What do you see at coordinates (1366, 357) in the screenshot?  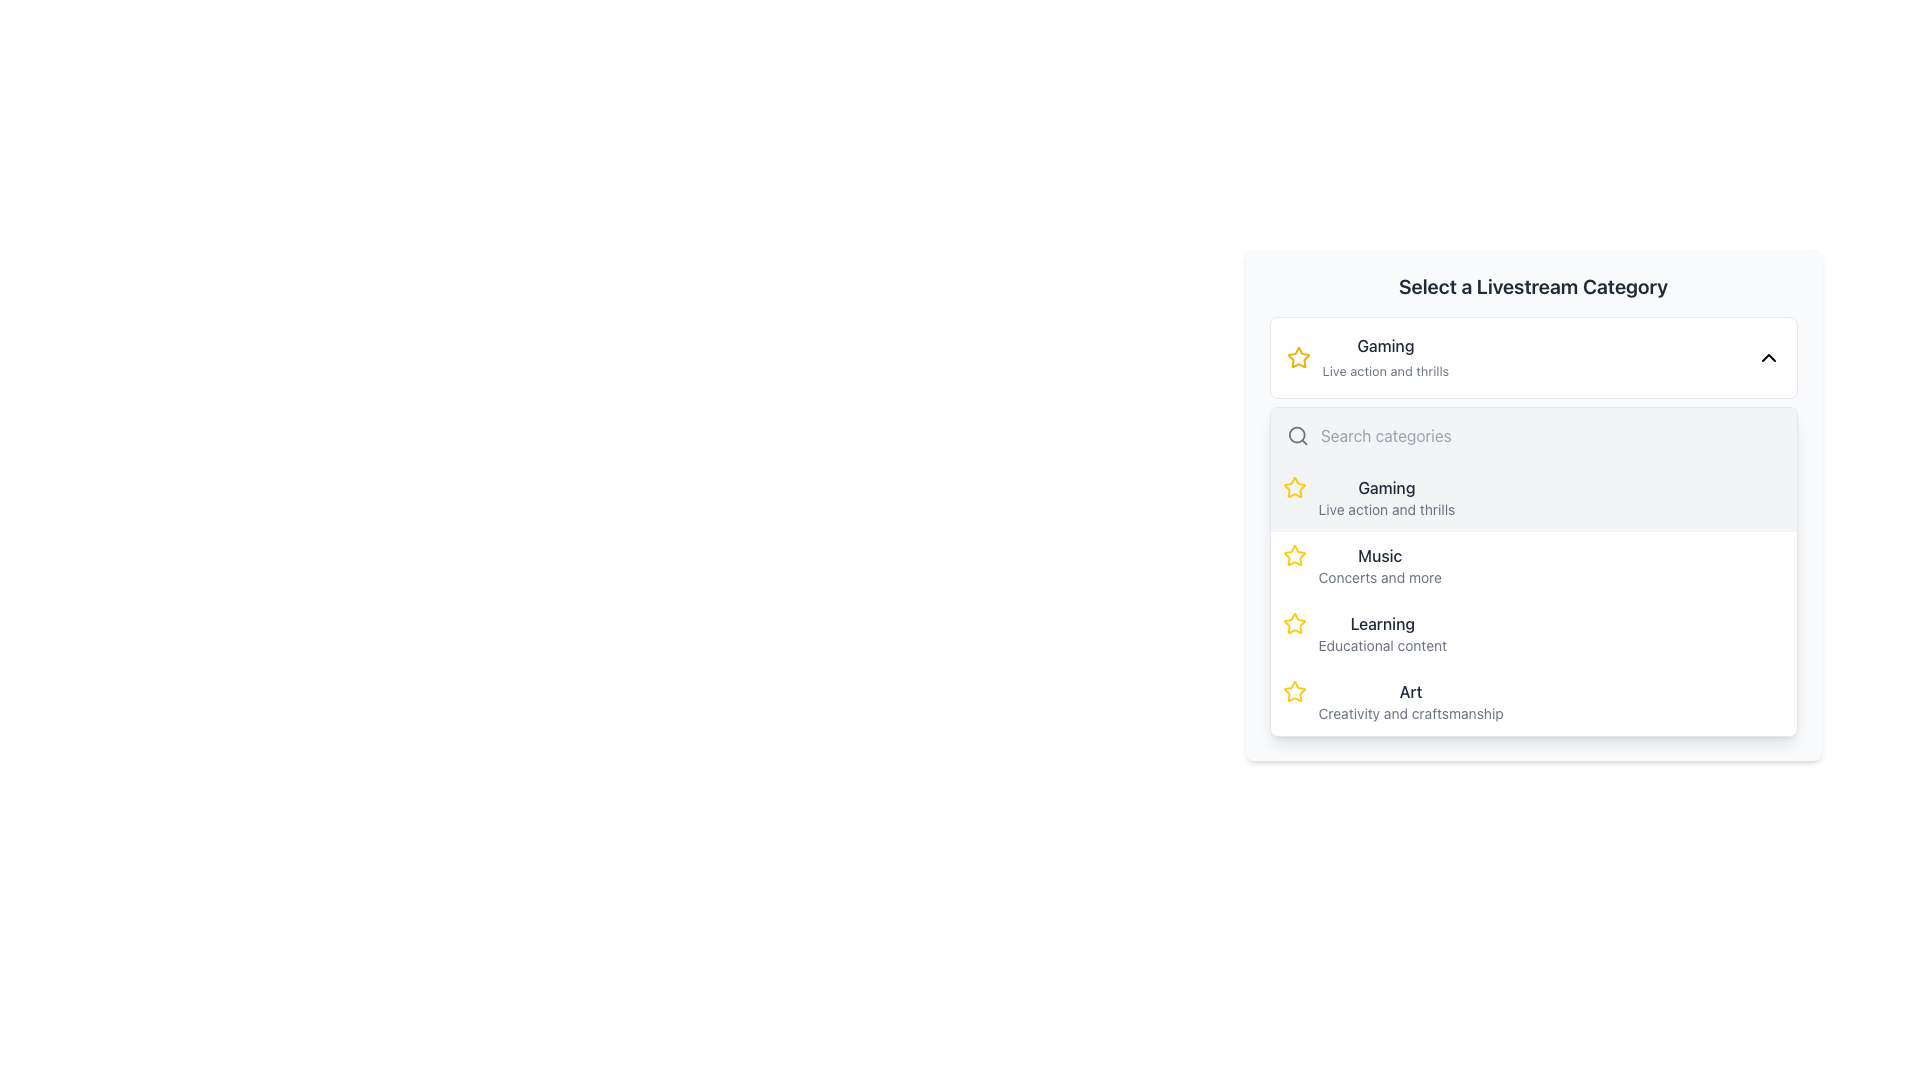 I see `the dropdown item labeled 'Gaming' with a yellow star icon to navigate` at bounding box center [1366, 357].